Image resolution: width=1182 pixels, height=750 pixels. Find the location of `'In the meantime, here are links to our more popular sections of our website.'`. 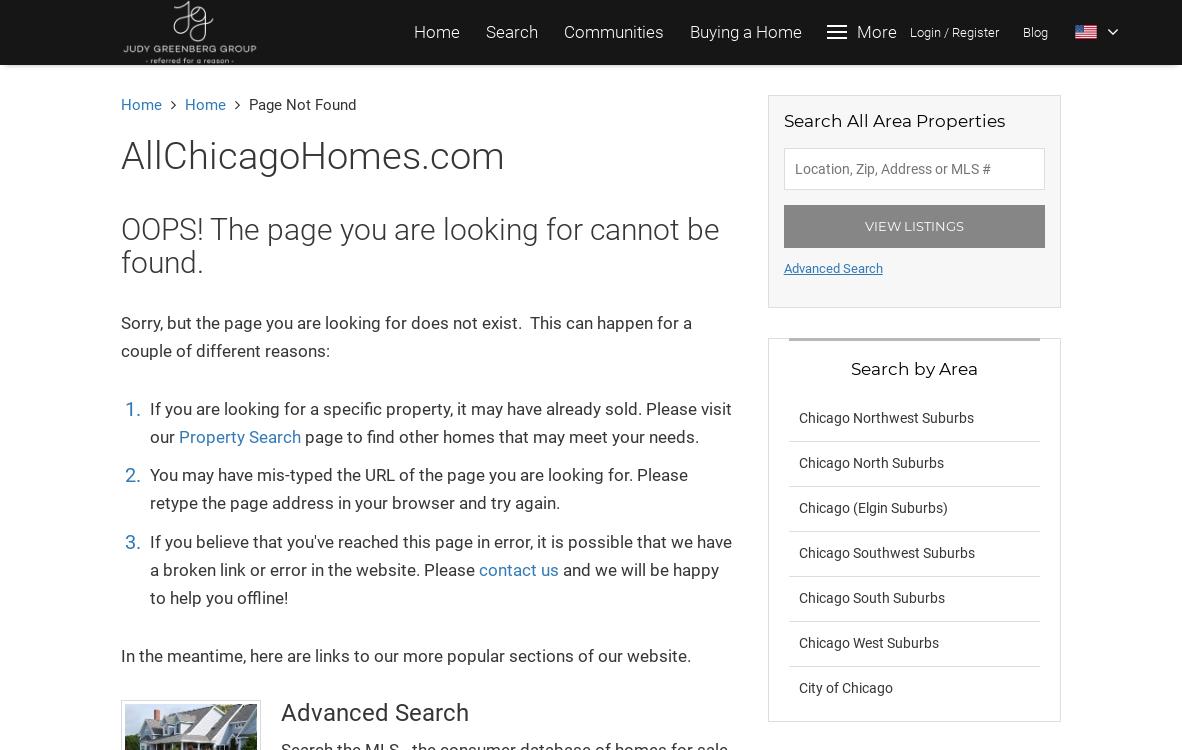

'In the meantime, here are links to our more popular sections of our website.' is located at coordinates (405, 654).